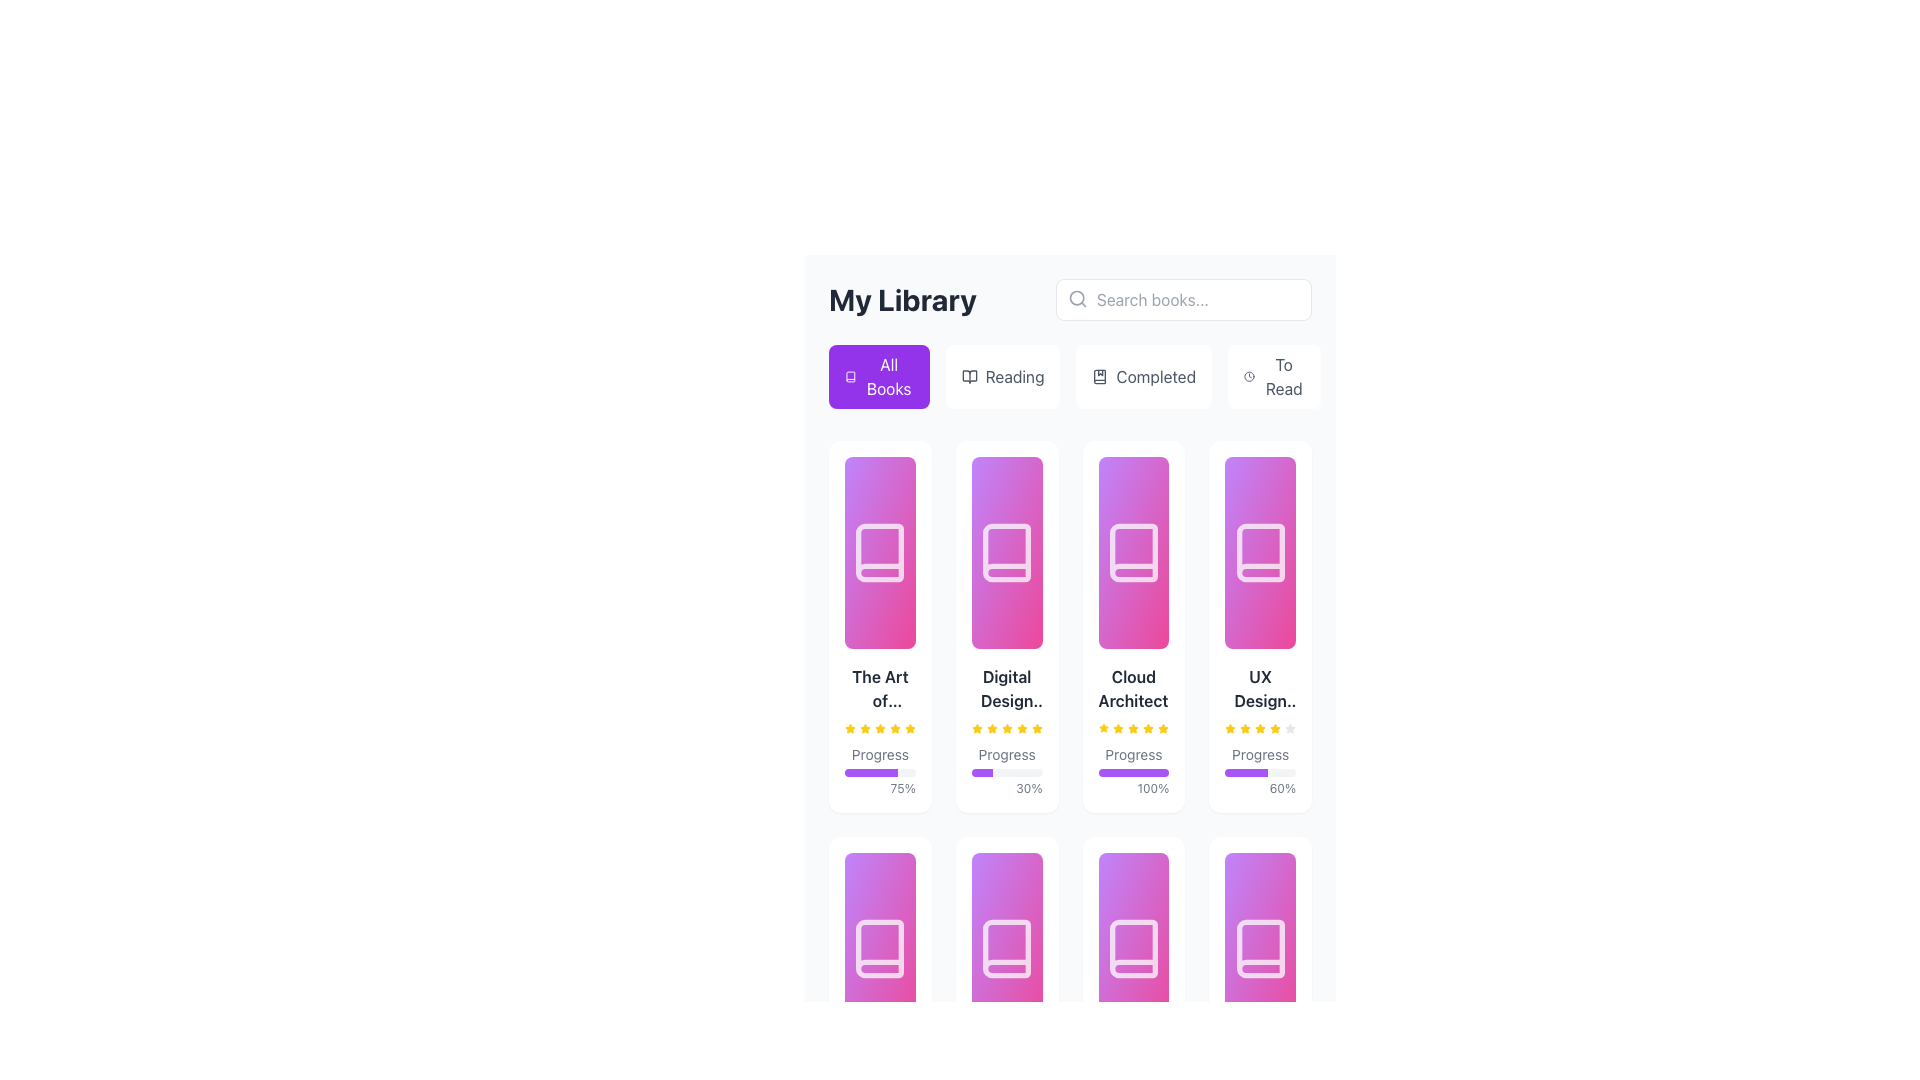 The image size is (1920, 1080). Describe the element at coordinates (1259, 729) in the screenshot. I see `the star rating component located within the 'UX Design Fundamentals' section to change the rating` at that location.